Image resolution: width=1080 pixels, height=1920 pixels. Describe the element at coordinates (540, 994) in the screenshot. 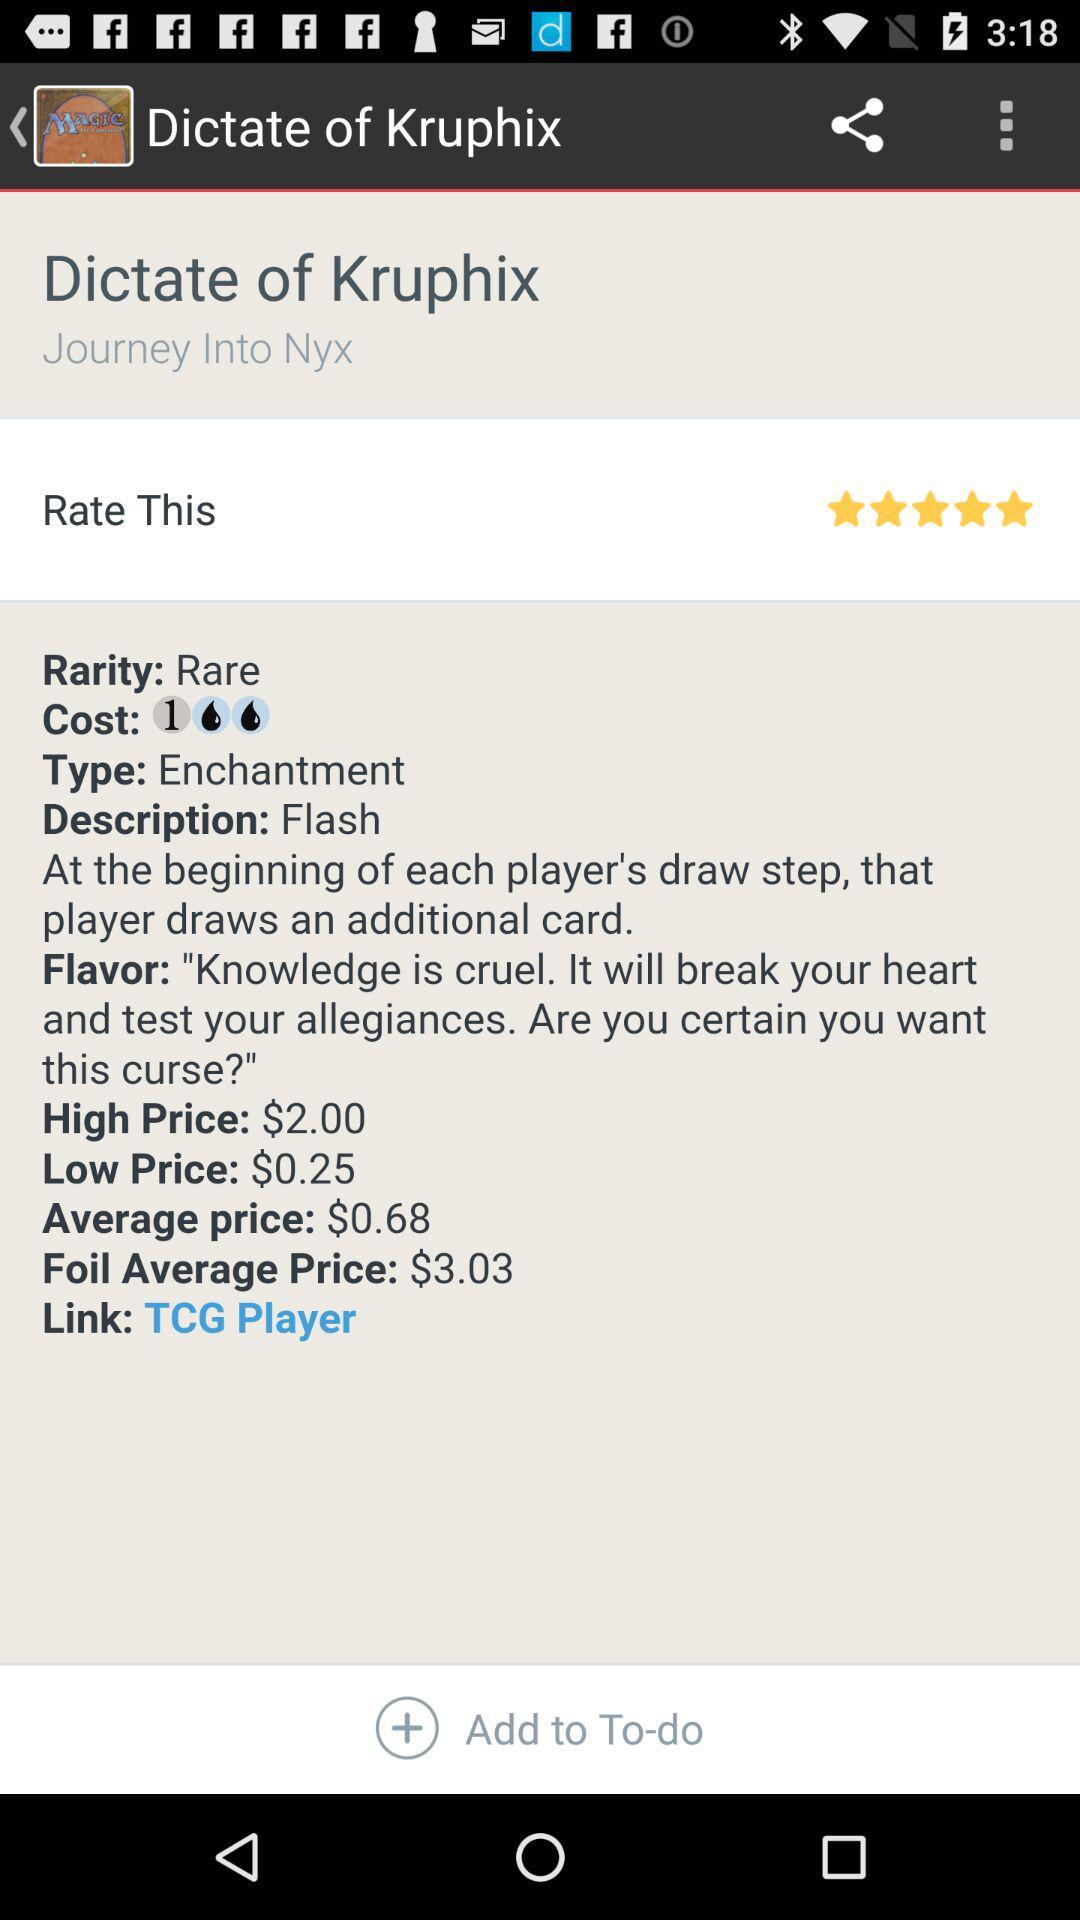

I see `the item above add to to icon` at that location.